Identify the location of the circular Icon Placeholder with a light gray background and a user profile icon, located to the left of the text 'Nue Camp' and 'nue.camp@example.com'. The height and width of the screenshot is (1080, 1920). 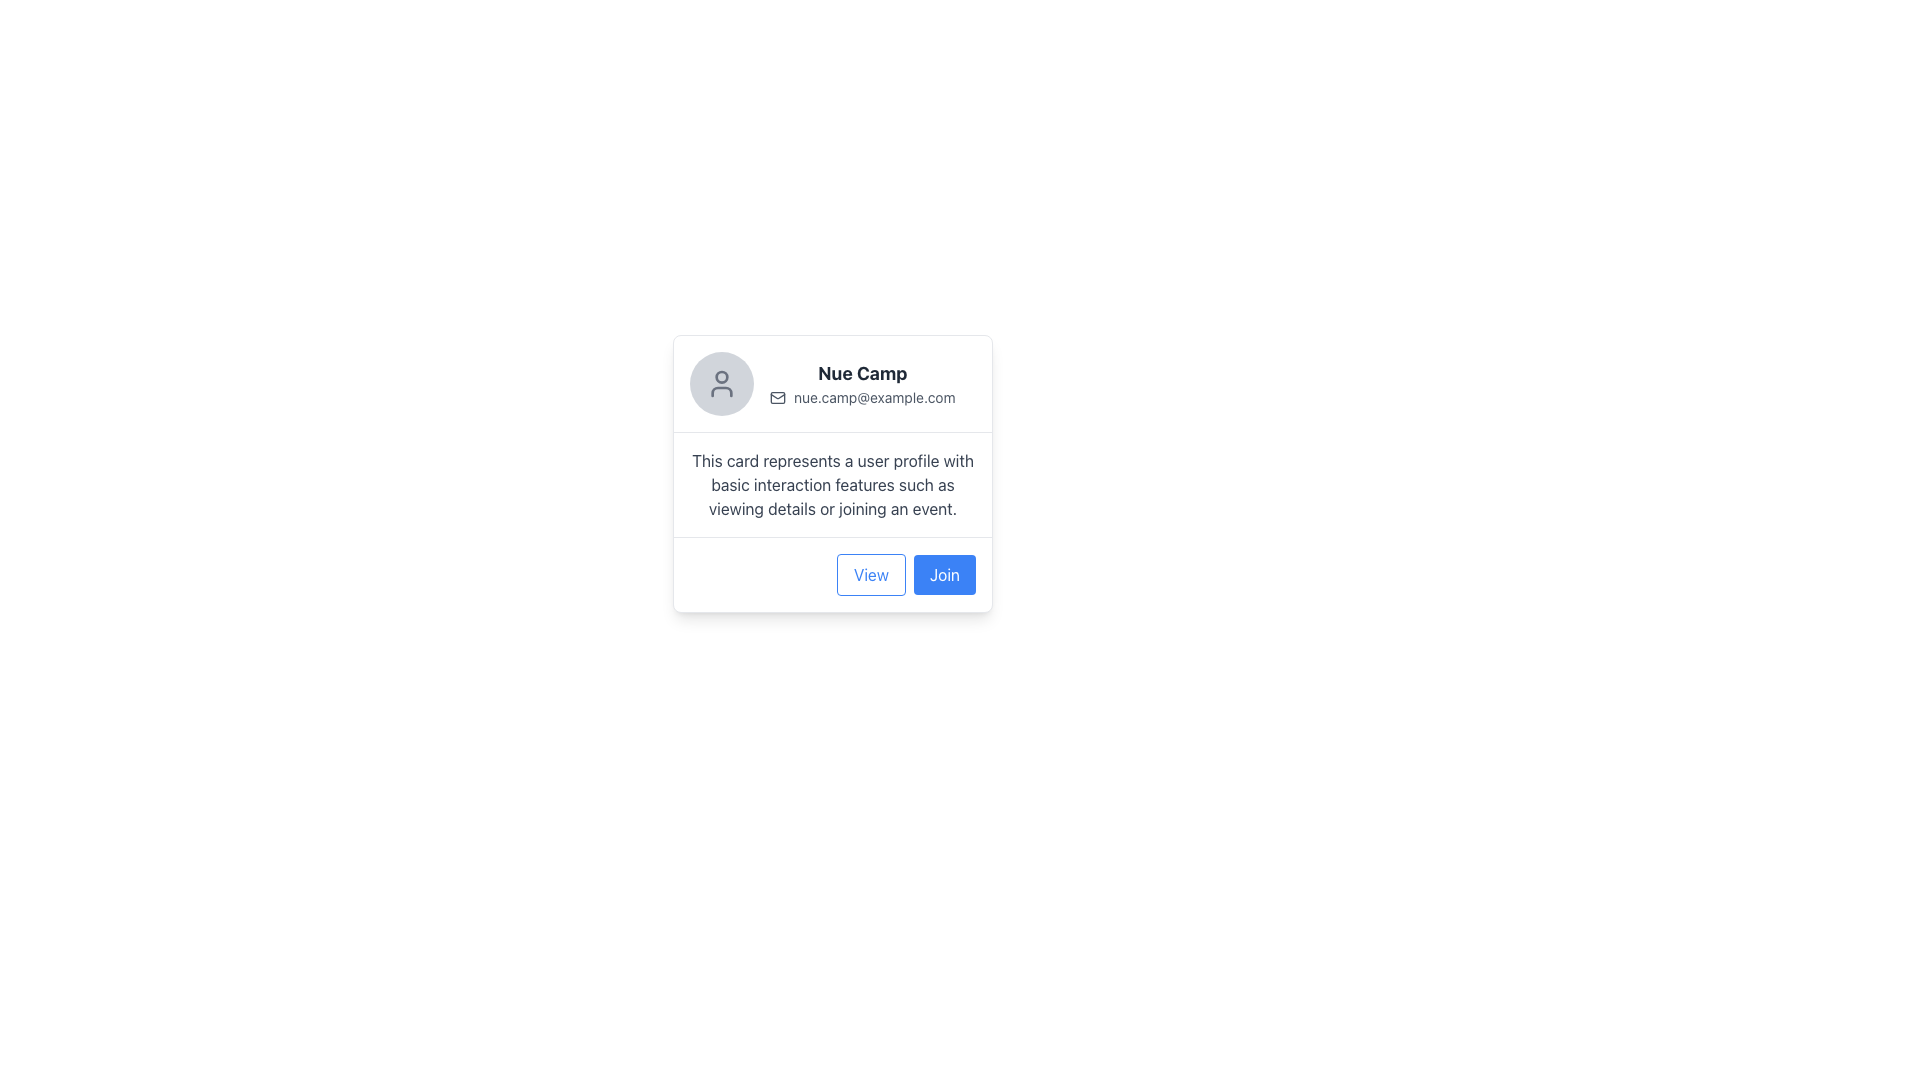
(720, 384).